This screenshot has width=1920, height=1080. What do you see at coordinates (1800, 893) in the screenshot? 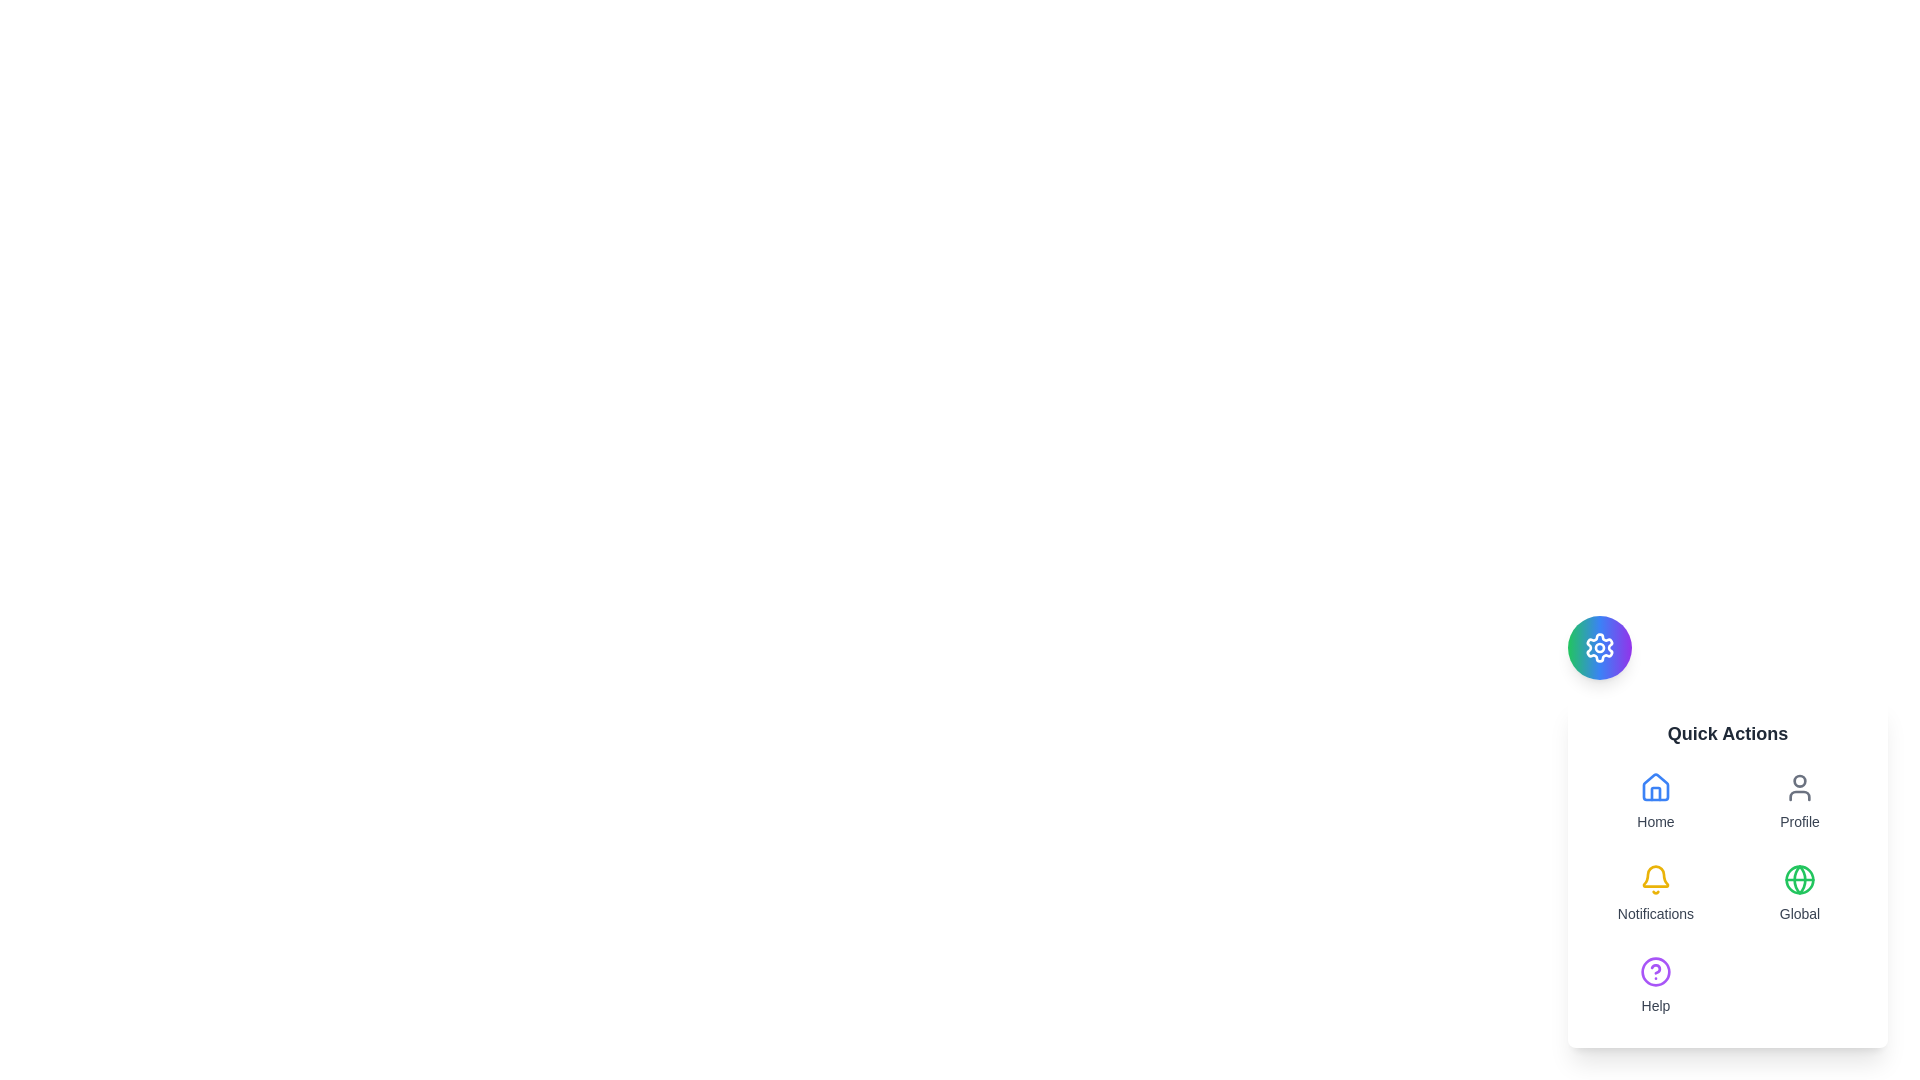
I see `the 'Global' button located in the bottom row, second column of the 'Quick Actions' panel` at bounding box center [1800, 893].